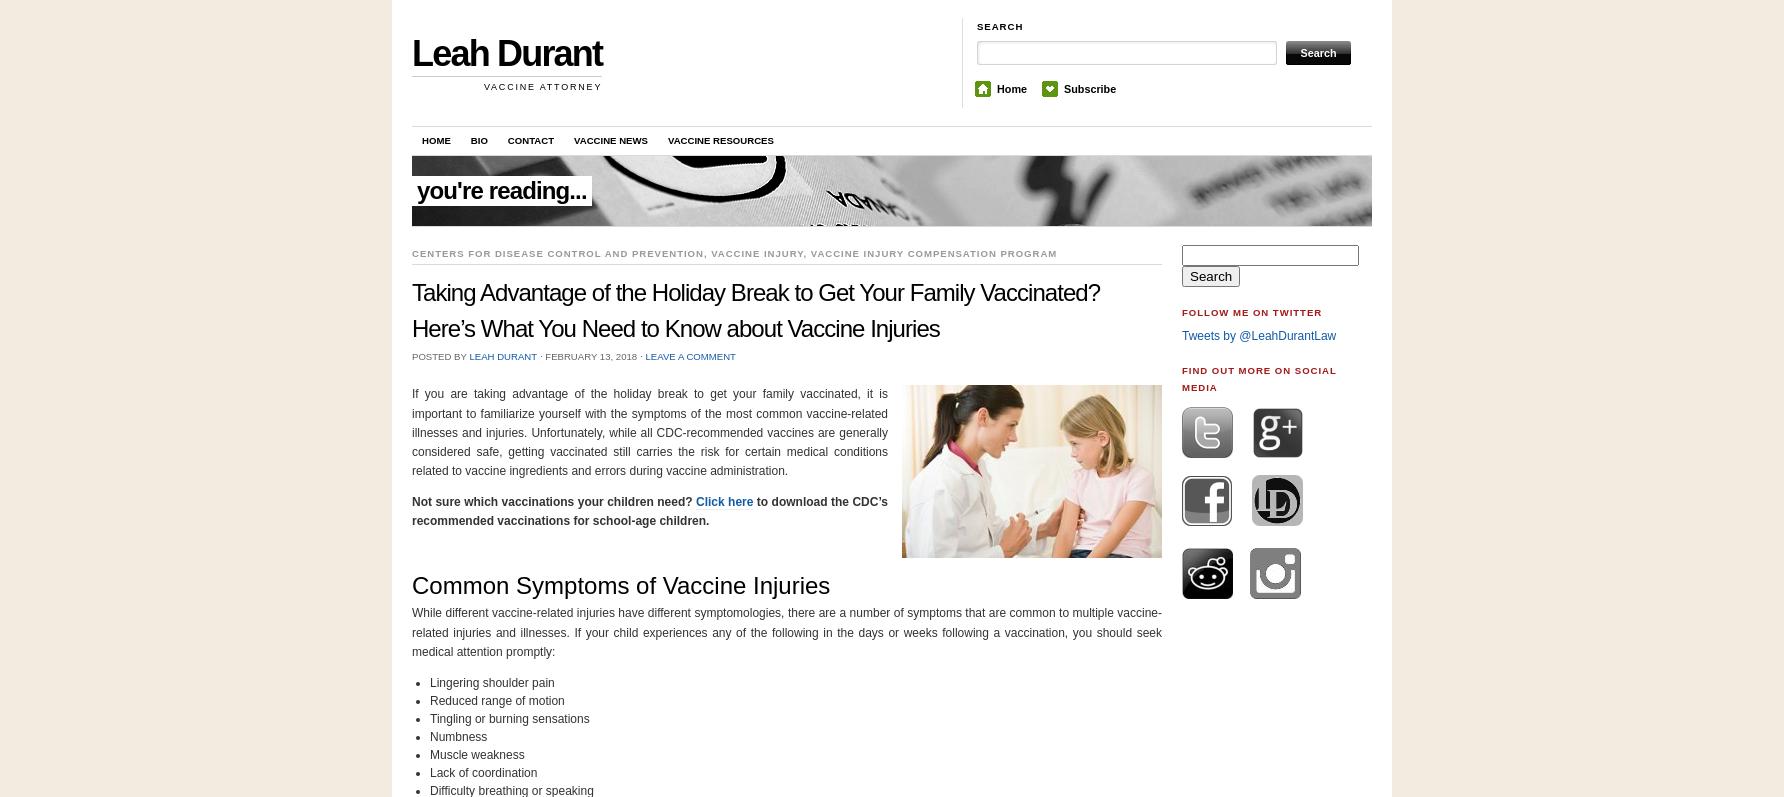  What do you see at coordinates (1011, 88) in the screenshot?
I see `'Home'` at bounding box center [1011, 88].